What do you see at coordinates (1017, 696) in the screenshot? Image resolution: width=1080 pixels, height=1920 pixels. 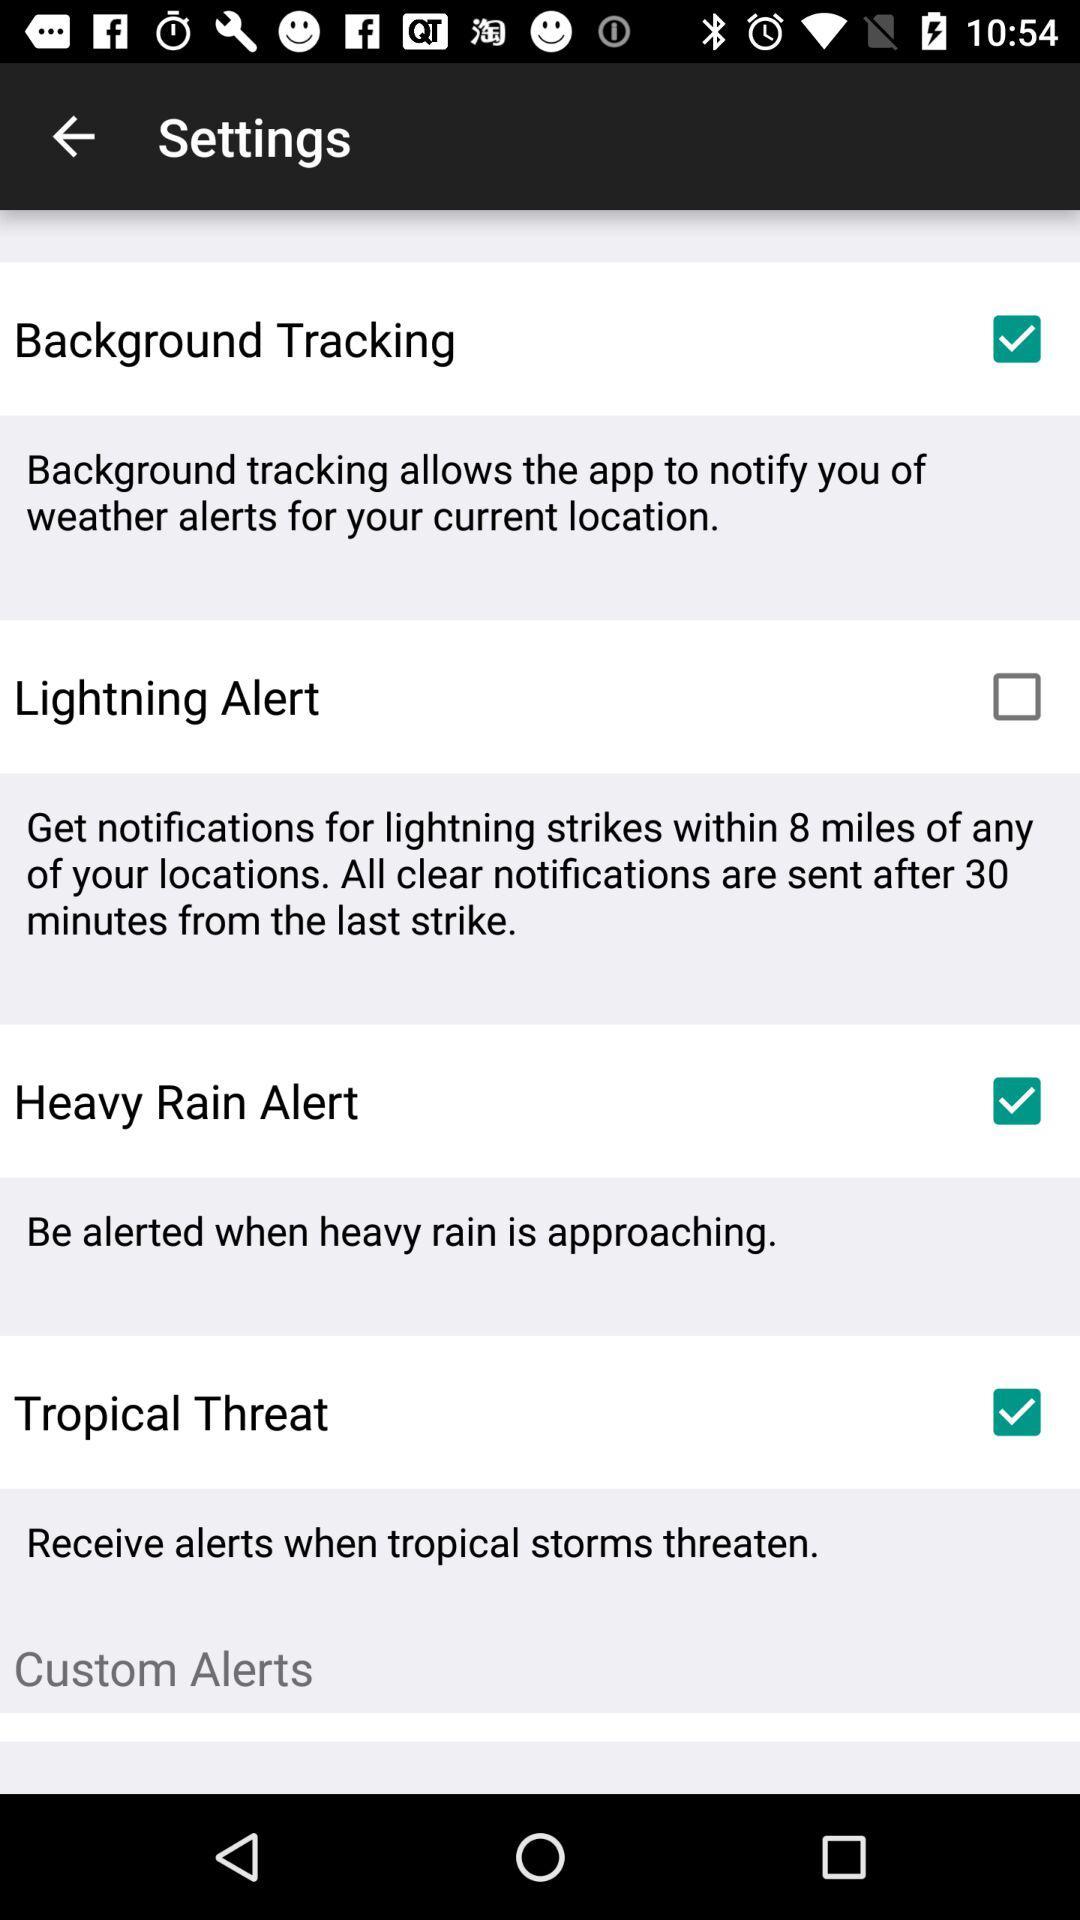 I see `tab to add lightning alert` at bounding box center [1017, 696].